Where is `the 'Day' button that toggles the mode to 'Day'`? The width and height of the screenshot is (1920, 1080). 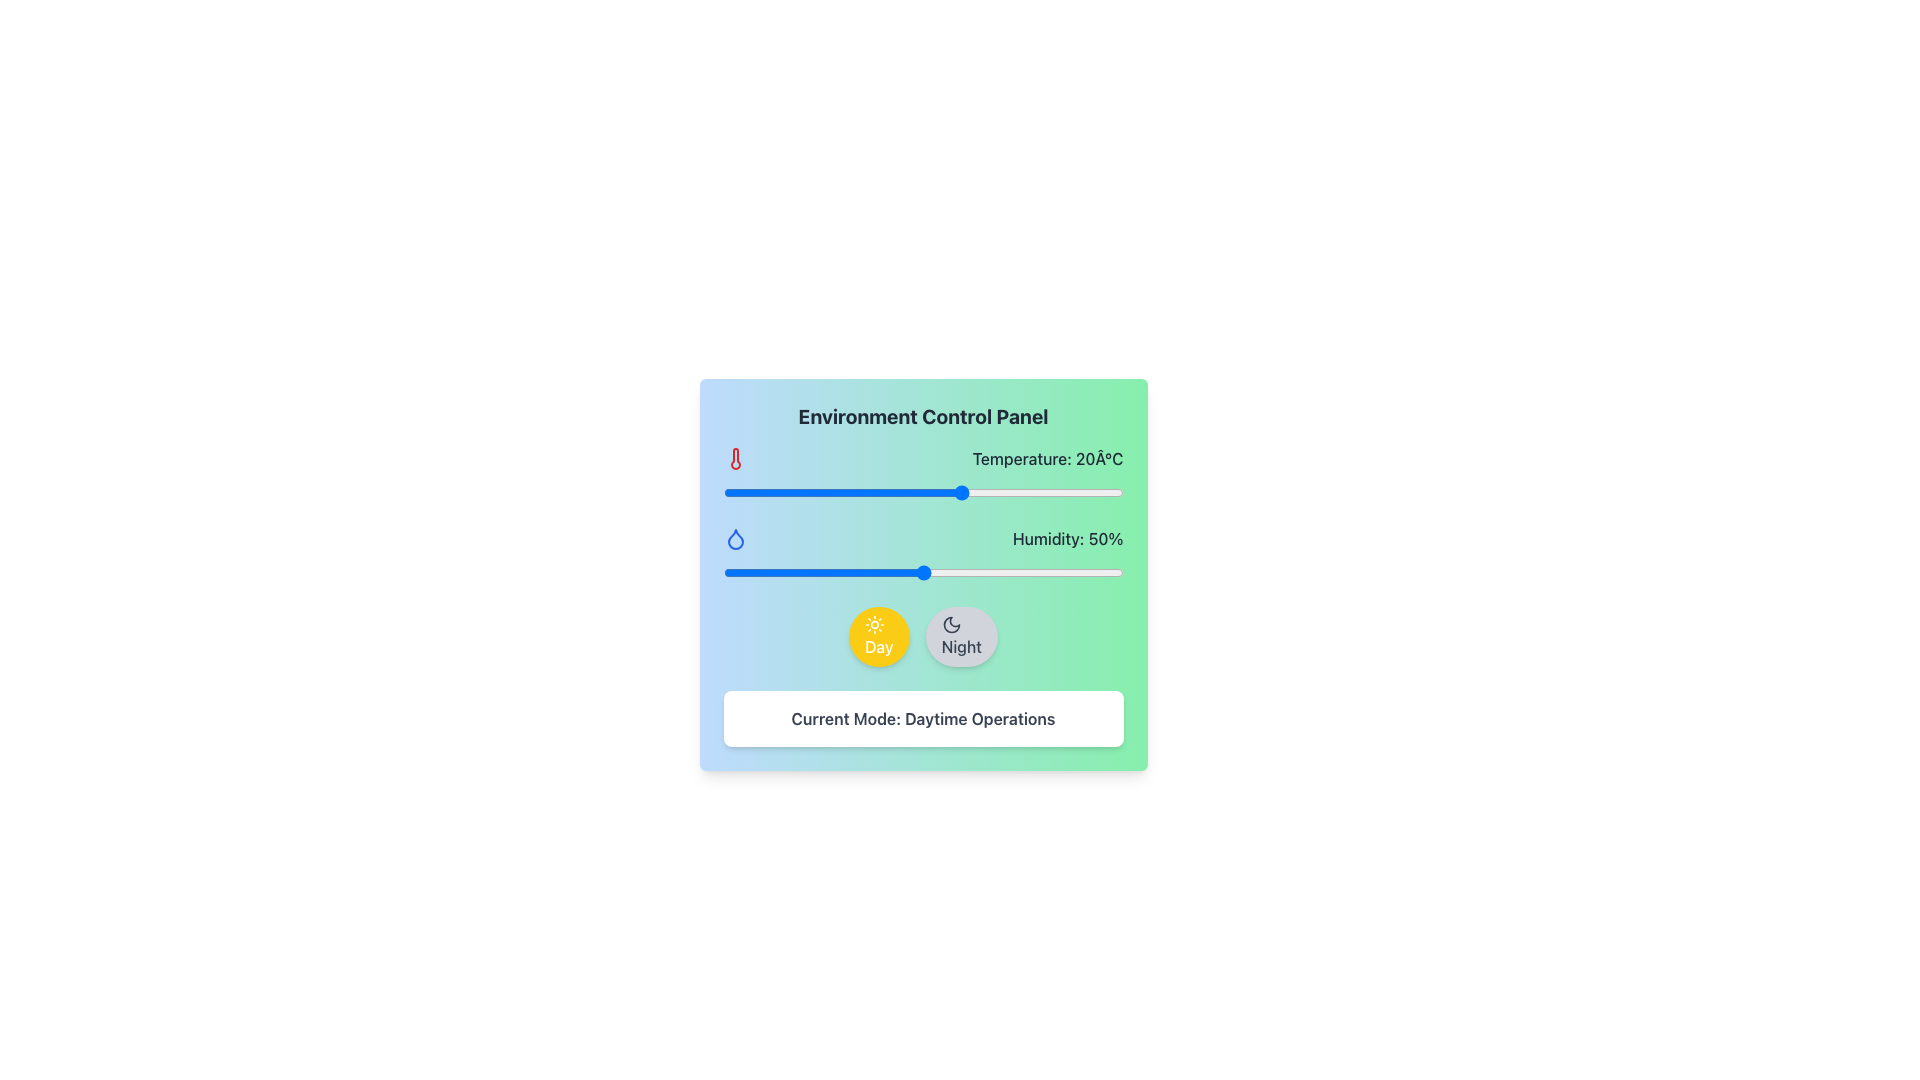
the 'Day' button that toggles the mode to 'Day' is located at coordinates (879, 636).